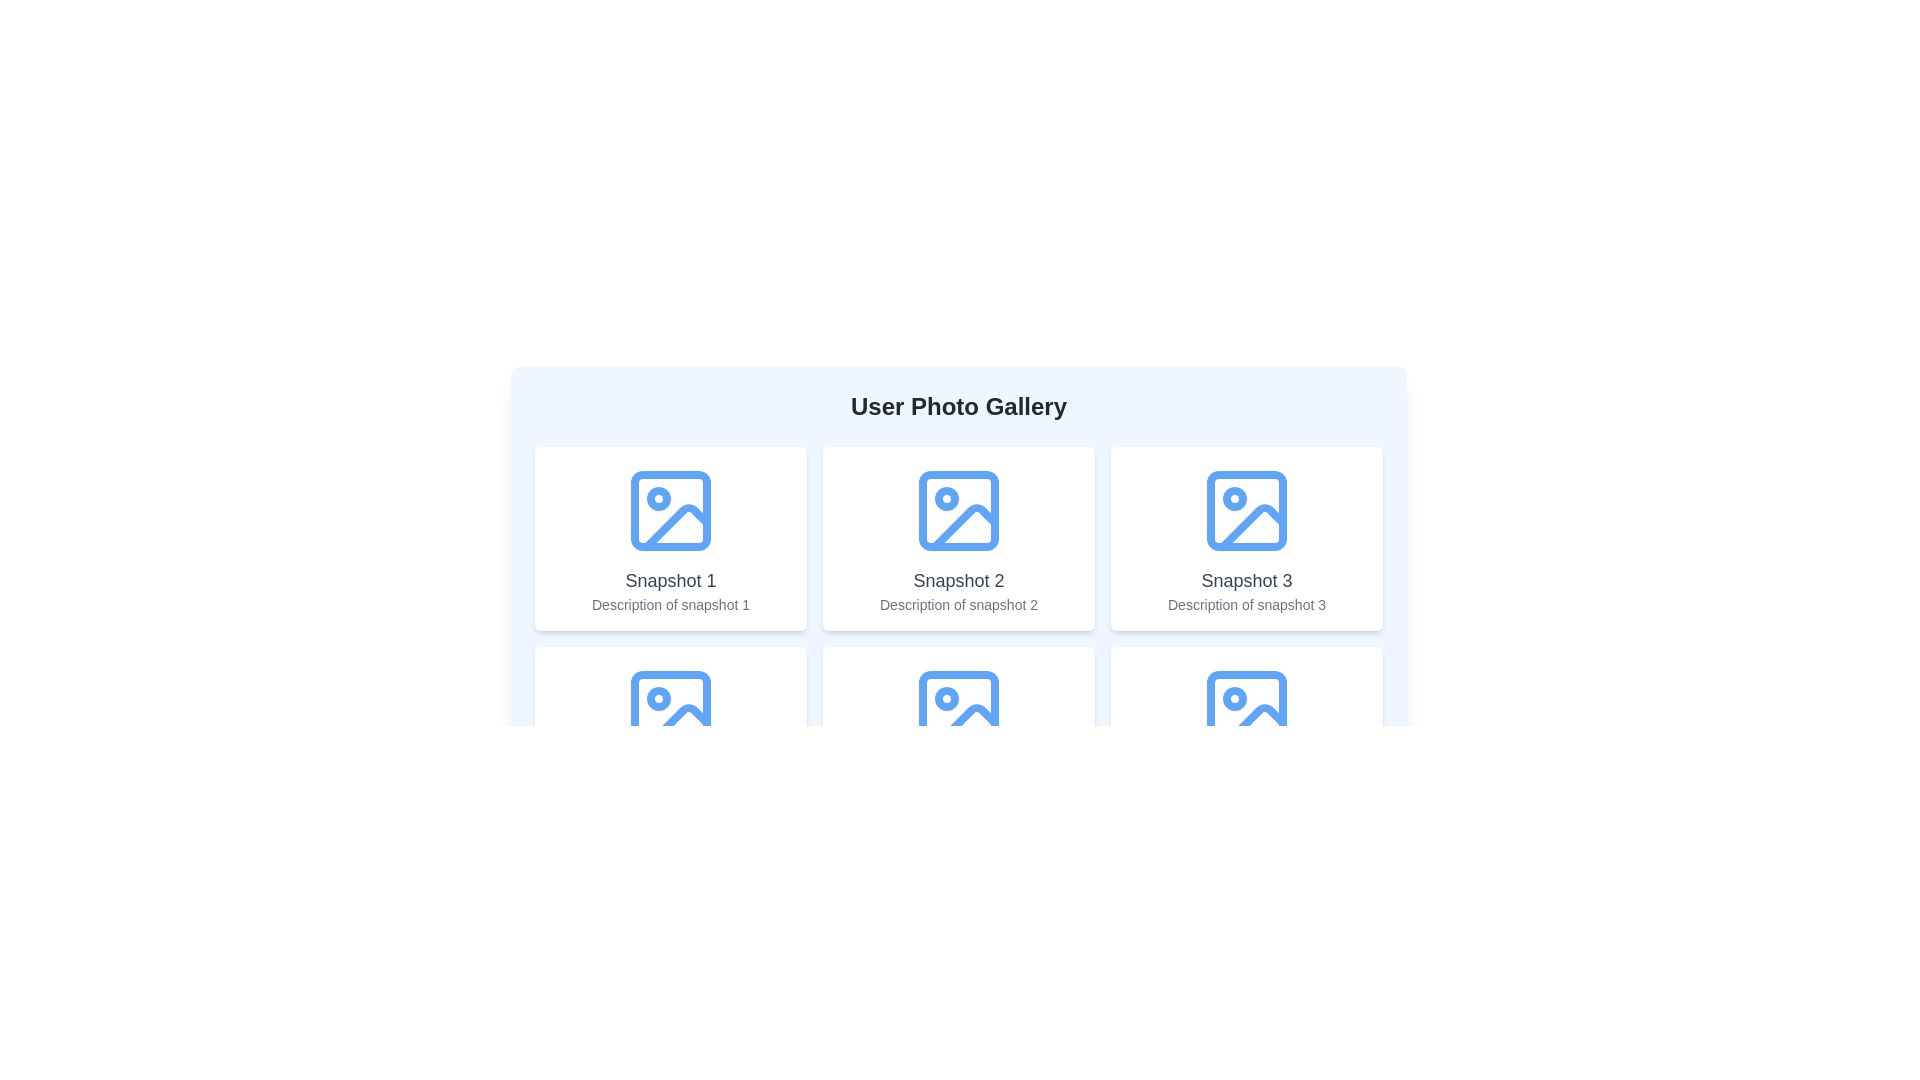  I want to click on the rounded rectangle vector graphic component in the bottom-right of the photo gallery icon, which is part of an SVG and has dimensions of 18x18 pixels, so click(1246, 709).